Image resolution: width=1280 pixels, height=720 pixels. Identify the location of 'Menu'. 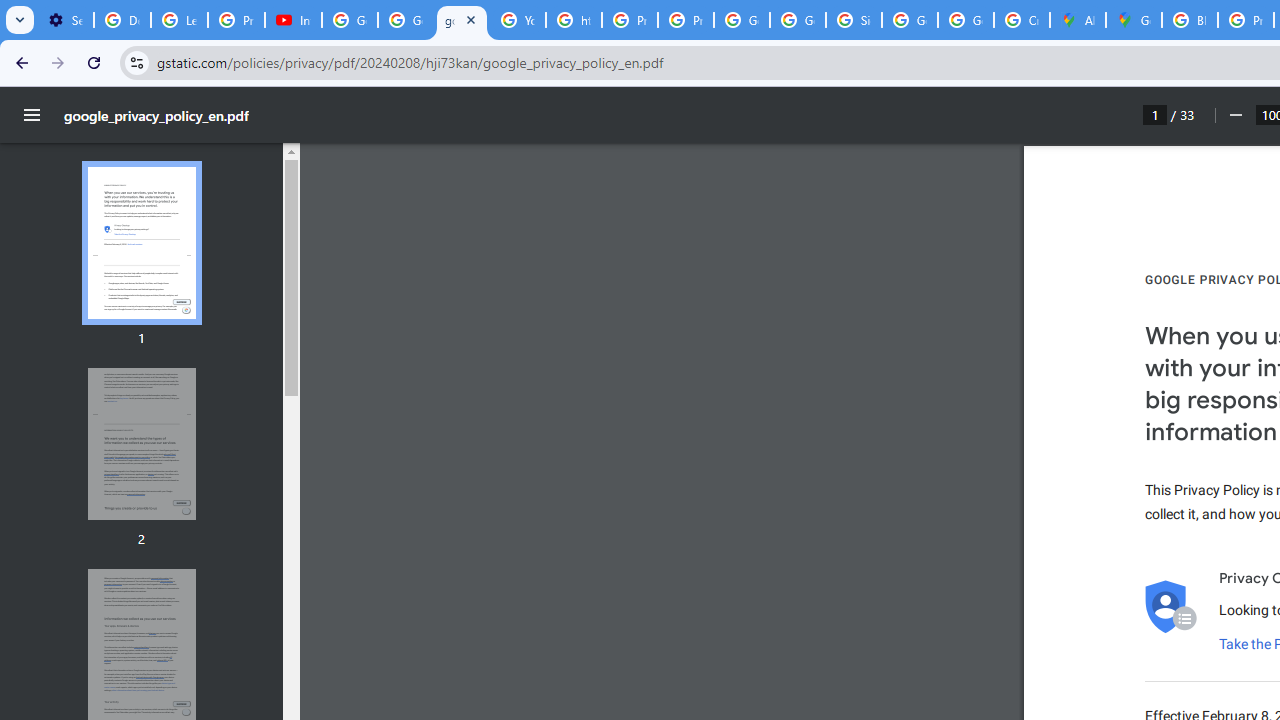
(32, 115).